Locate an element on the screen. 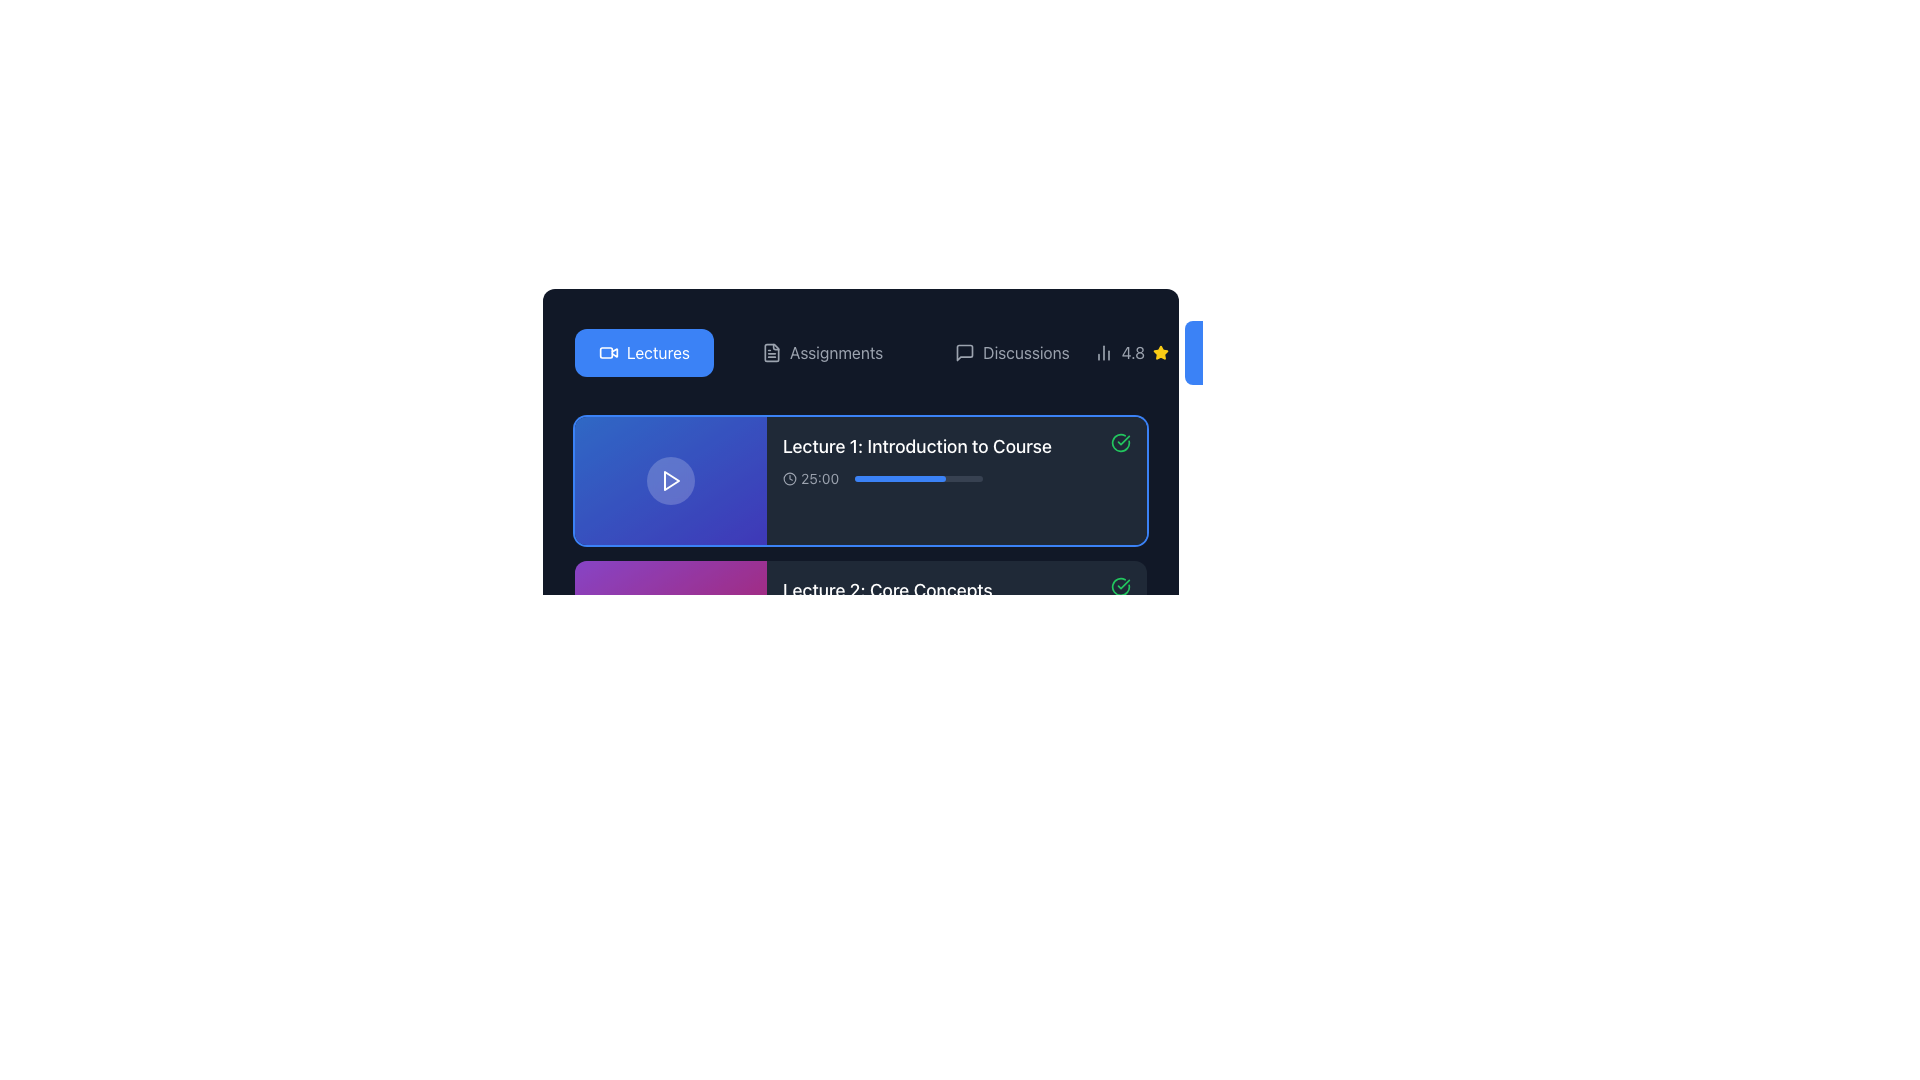  the slider is located at coordinates (886, 478).